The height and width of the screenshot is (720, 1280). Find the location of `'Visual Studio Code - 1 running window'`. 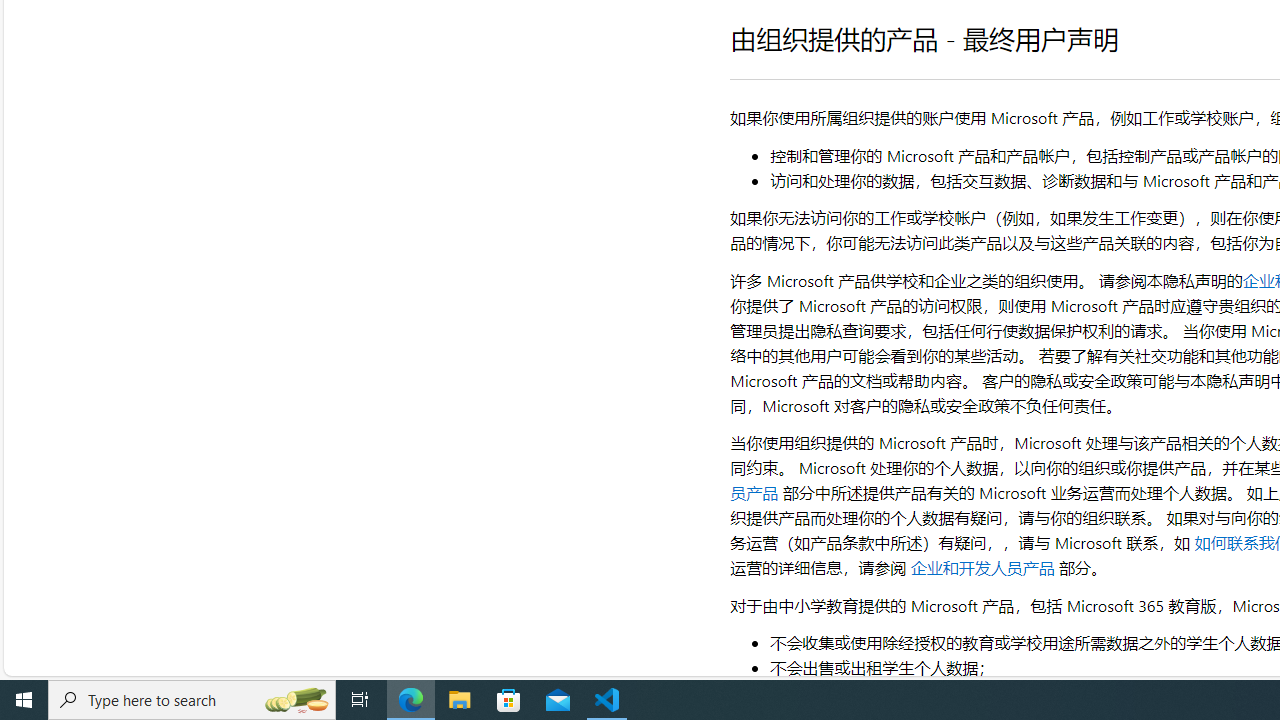

'Visual Studio Code - 1 running window' is located at coordinates (606, 698).